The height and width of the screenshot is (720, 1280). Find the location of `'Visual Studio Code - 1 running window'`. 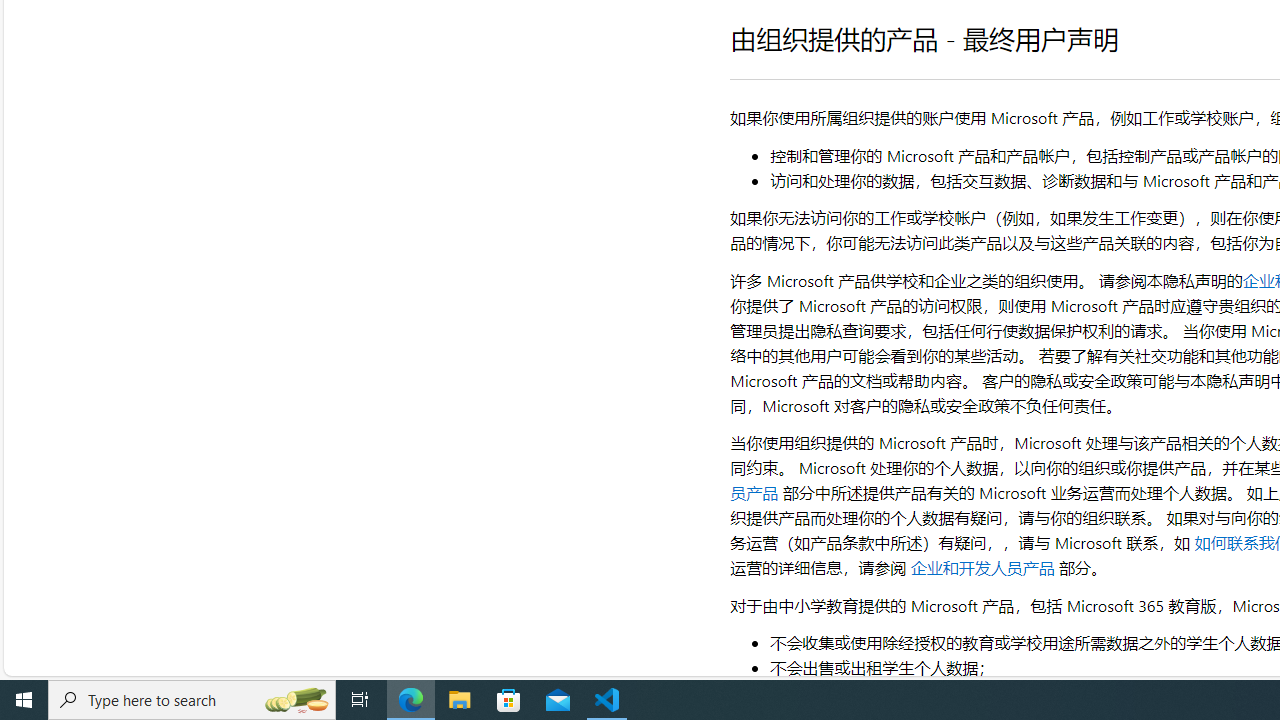

'Visual Studio Code - 1 running window' is located at coordinates (606, 698).